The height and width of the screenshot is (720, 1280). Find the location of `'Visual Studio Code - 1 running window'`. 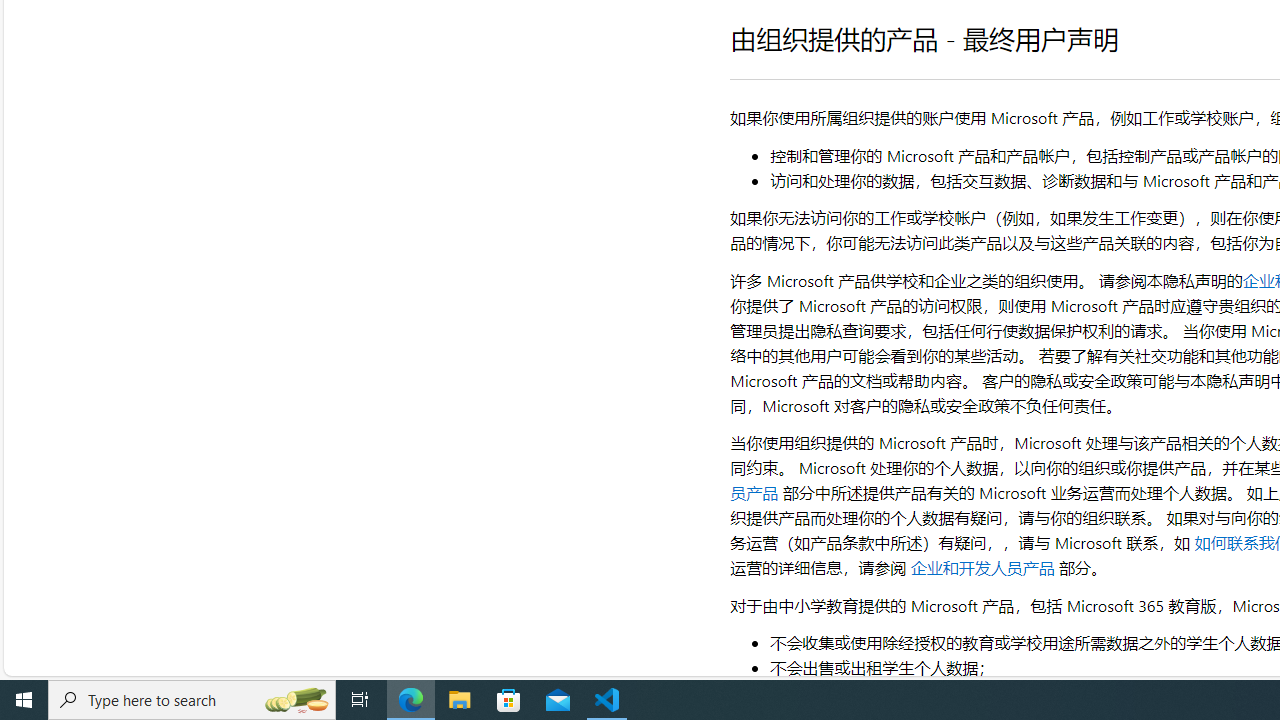

'Visual Studio Code - 1 running window' is located at coordinates (606, 698).